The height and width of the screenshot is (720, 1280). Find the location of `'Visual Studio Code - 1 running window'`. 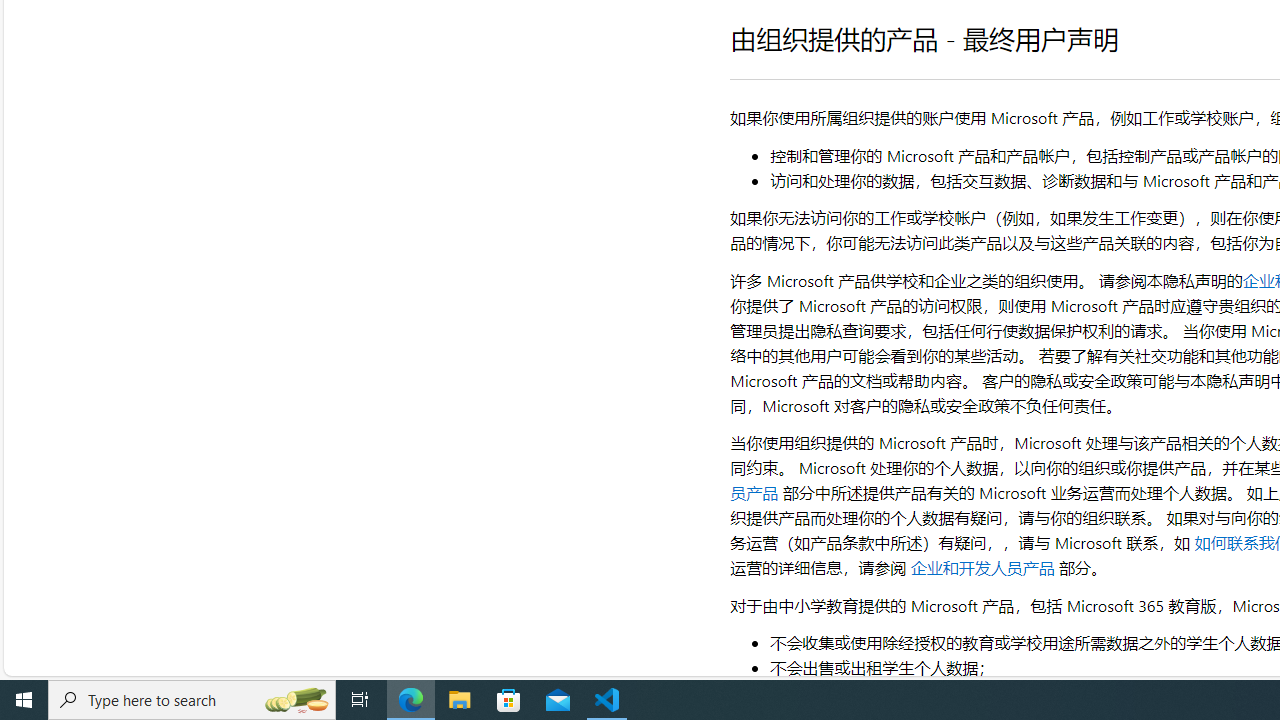

'Visual Studio Code - 1 running window' is located at coordinates (606, 698).